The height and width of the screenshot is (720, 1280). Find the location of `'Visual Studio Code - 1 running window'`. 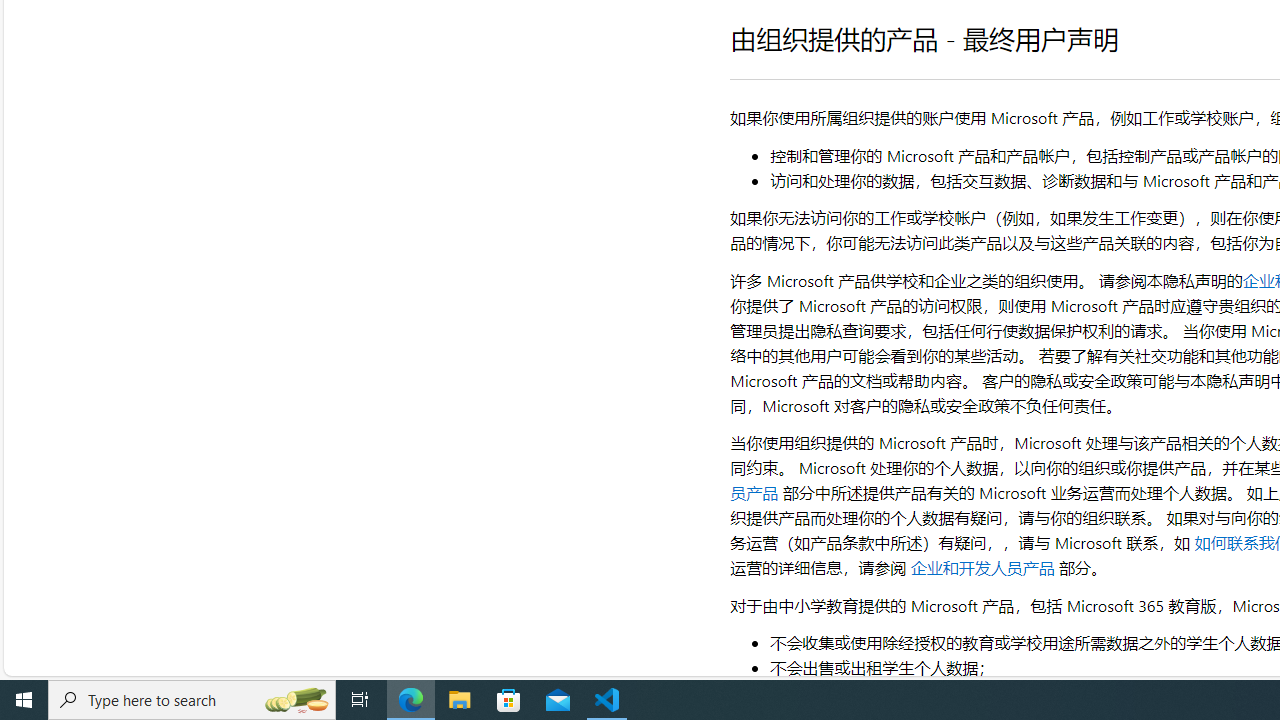

'Visual Studio Code - 1 running window' is located at coordinates (606, 698).